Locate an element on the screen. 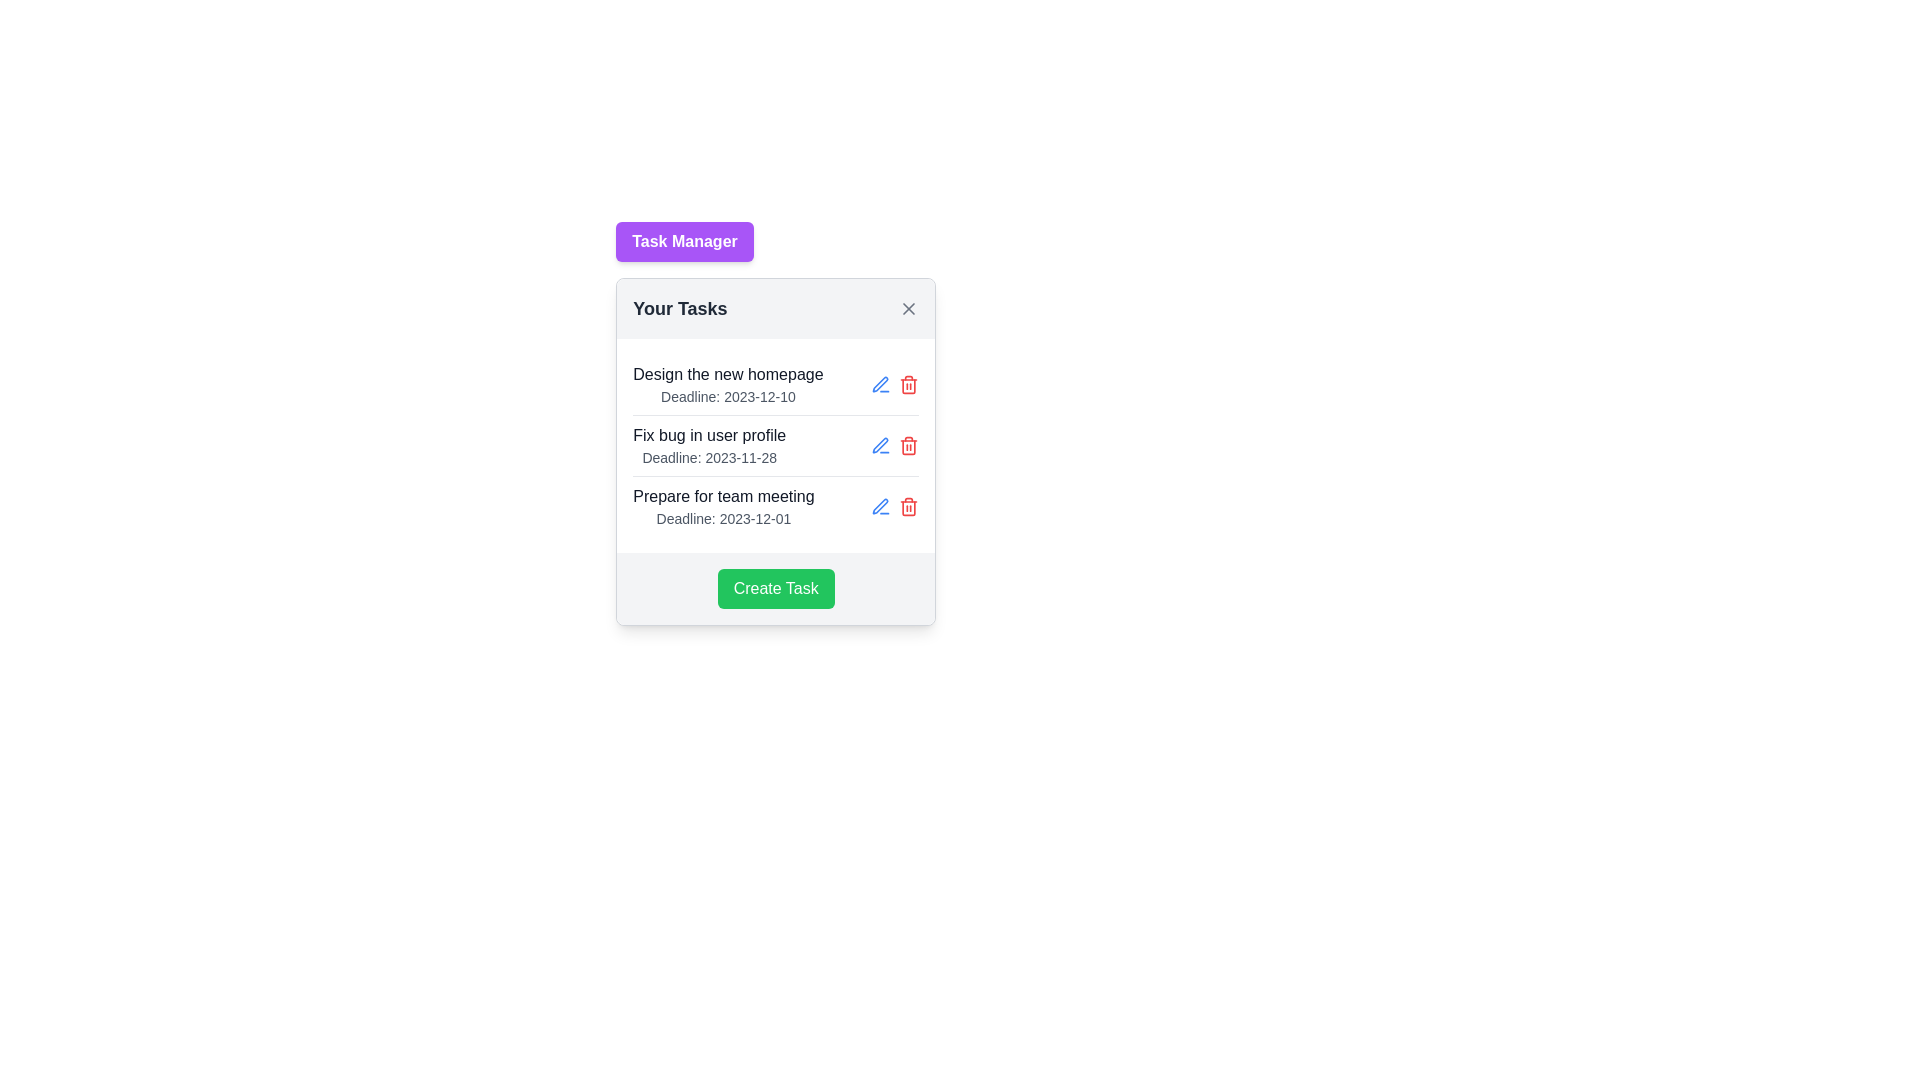 Image resolution: width=1920 pixels, height=1080 pixels. the title text of the second task entry in the 'Your Tasks' section, located above the 'Deadline: 2023-11-28' text is located at coordinates (709, 434).